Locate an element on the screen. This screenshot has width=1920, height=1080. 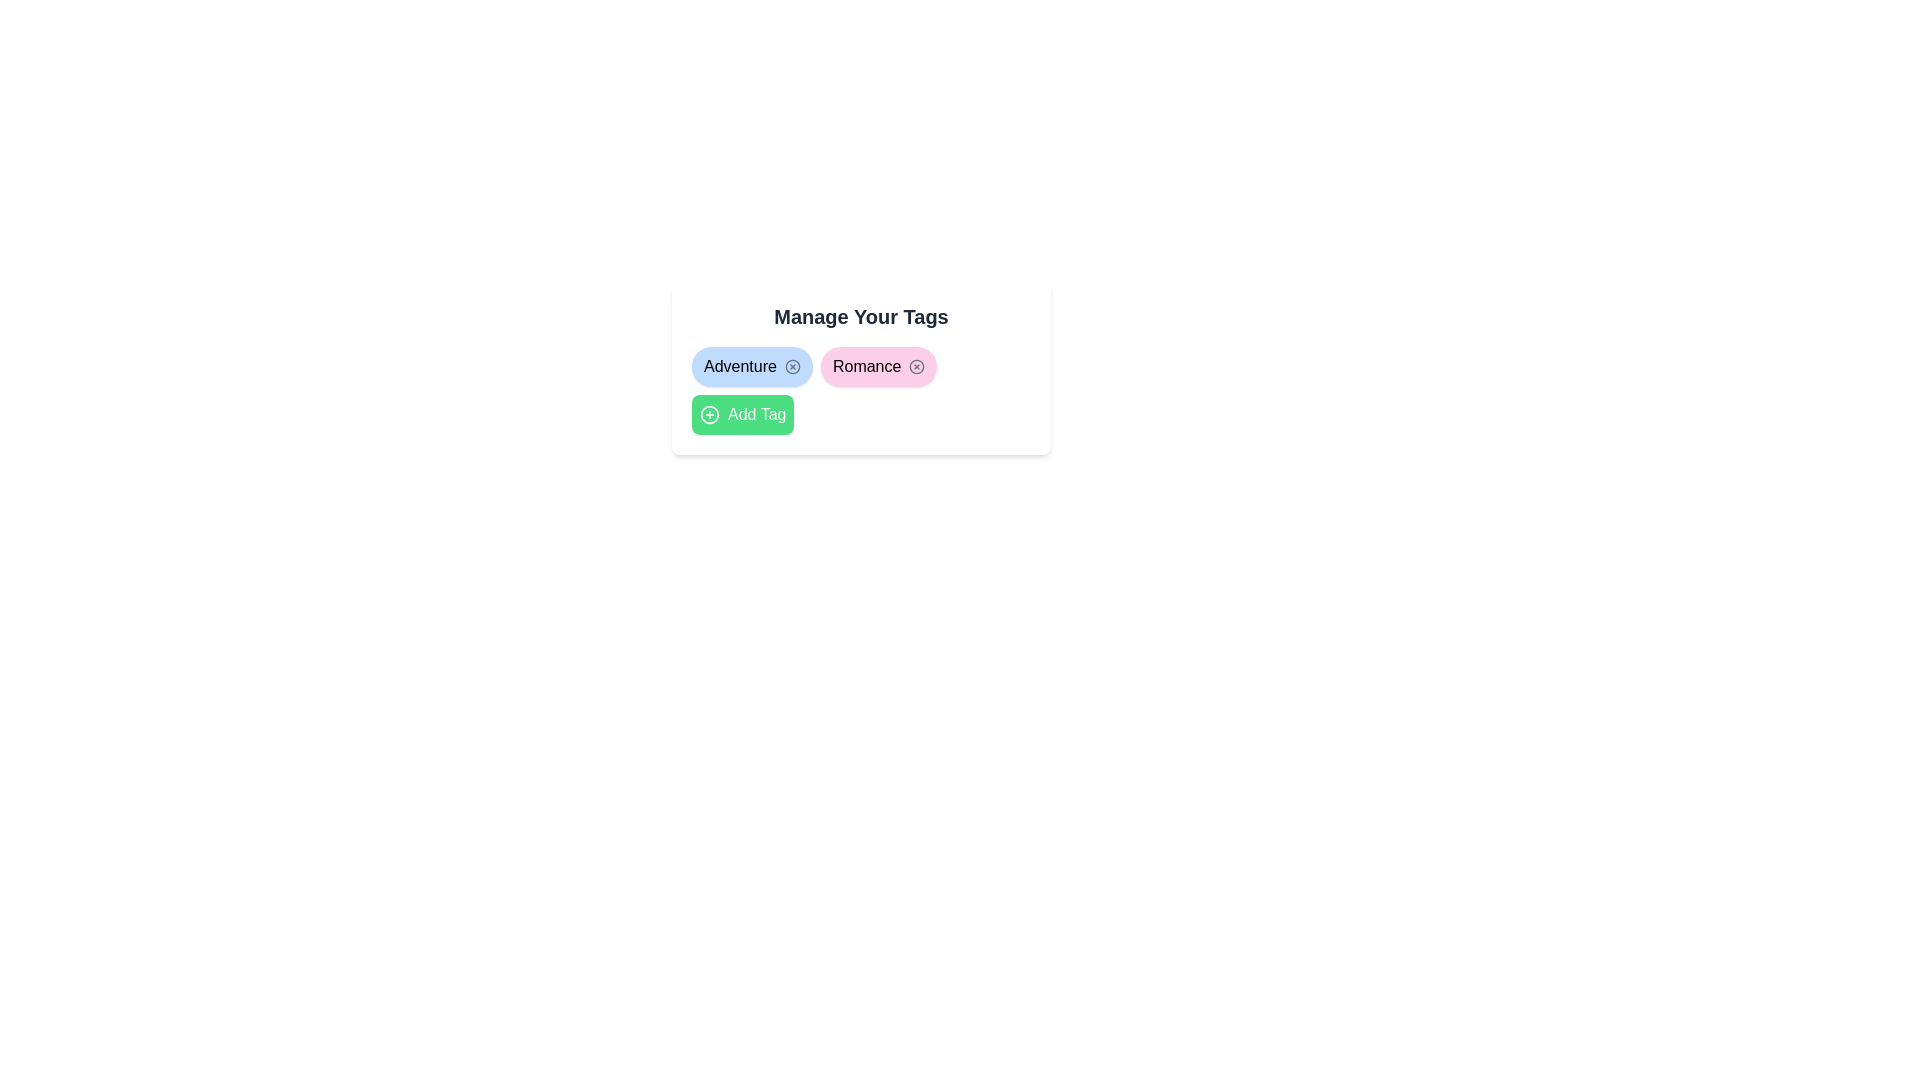
the 'Add Tag' button to add a new tag is located at coordinates (742, 414).